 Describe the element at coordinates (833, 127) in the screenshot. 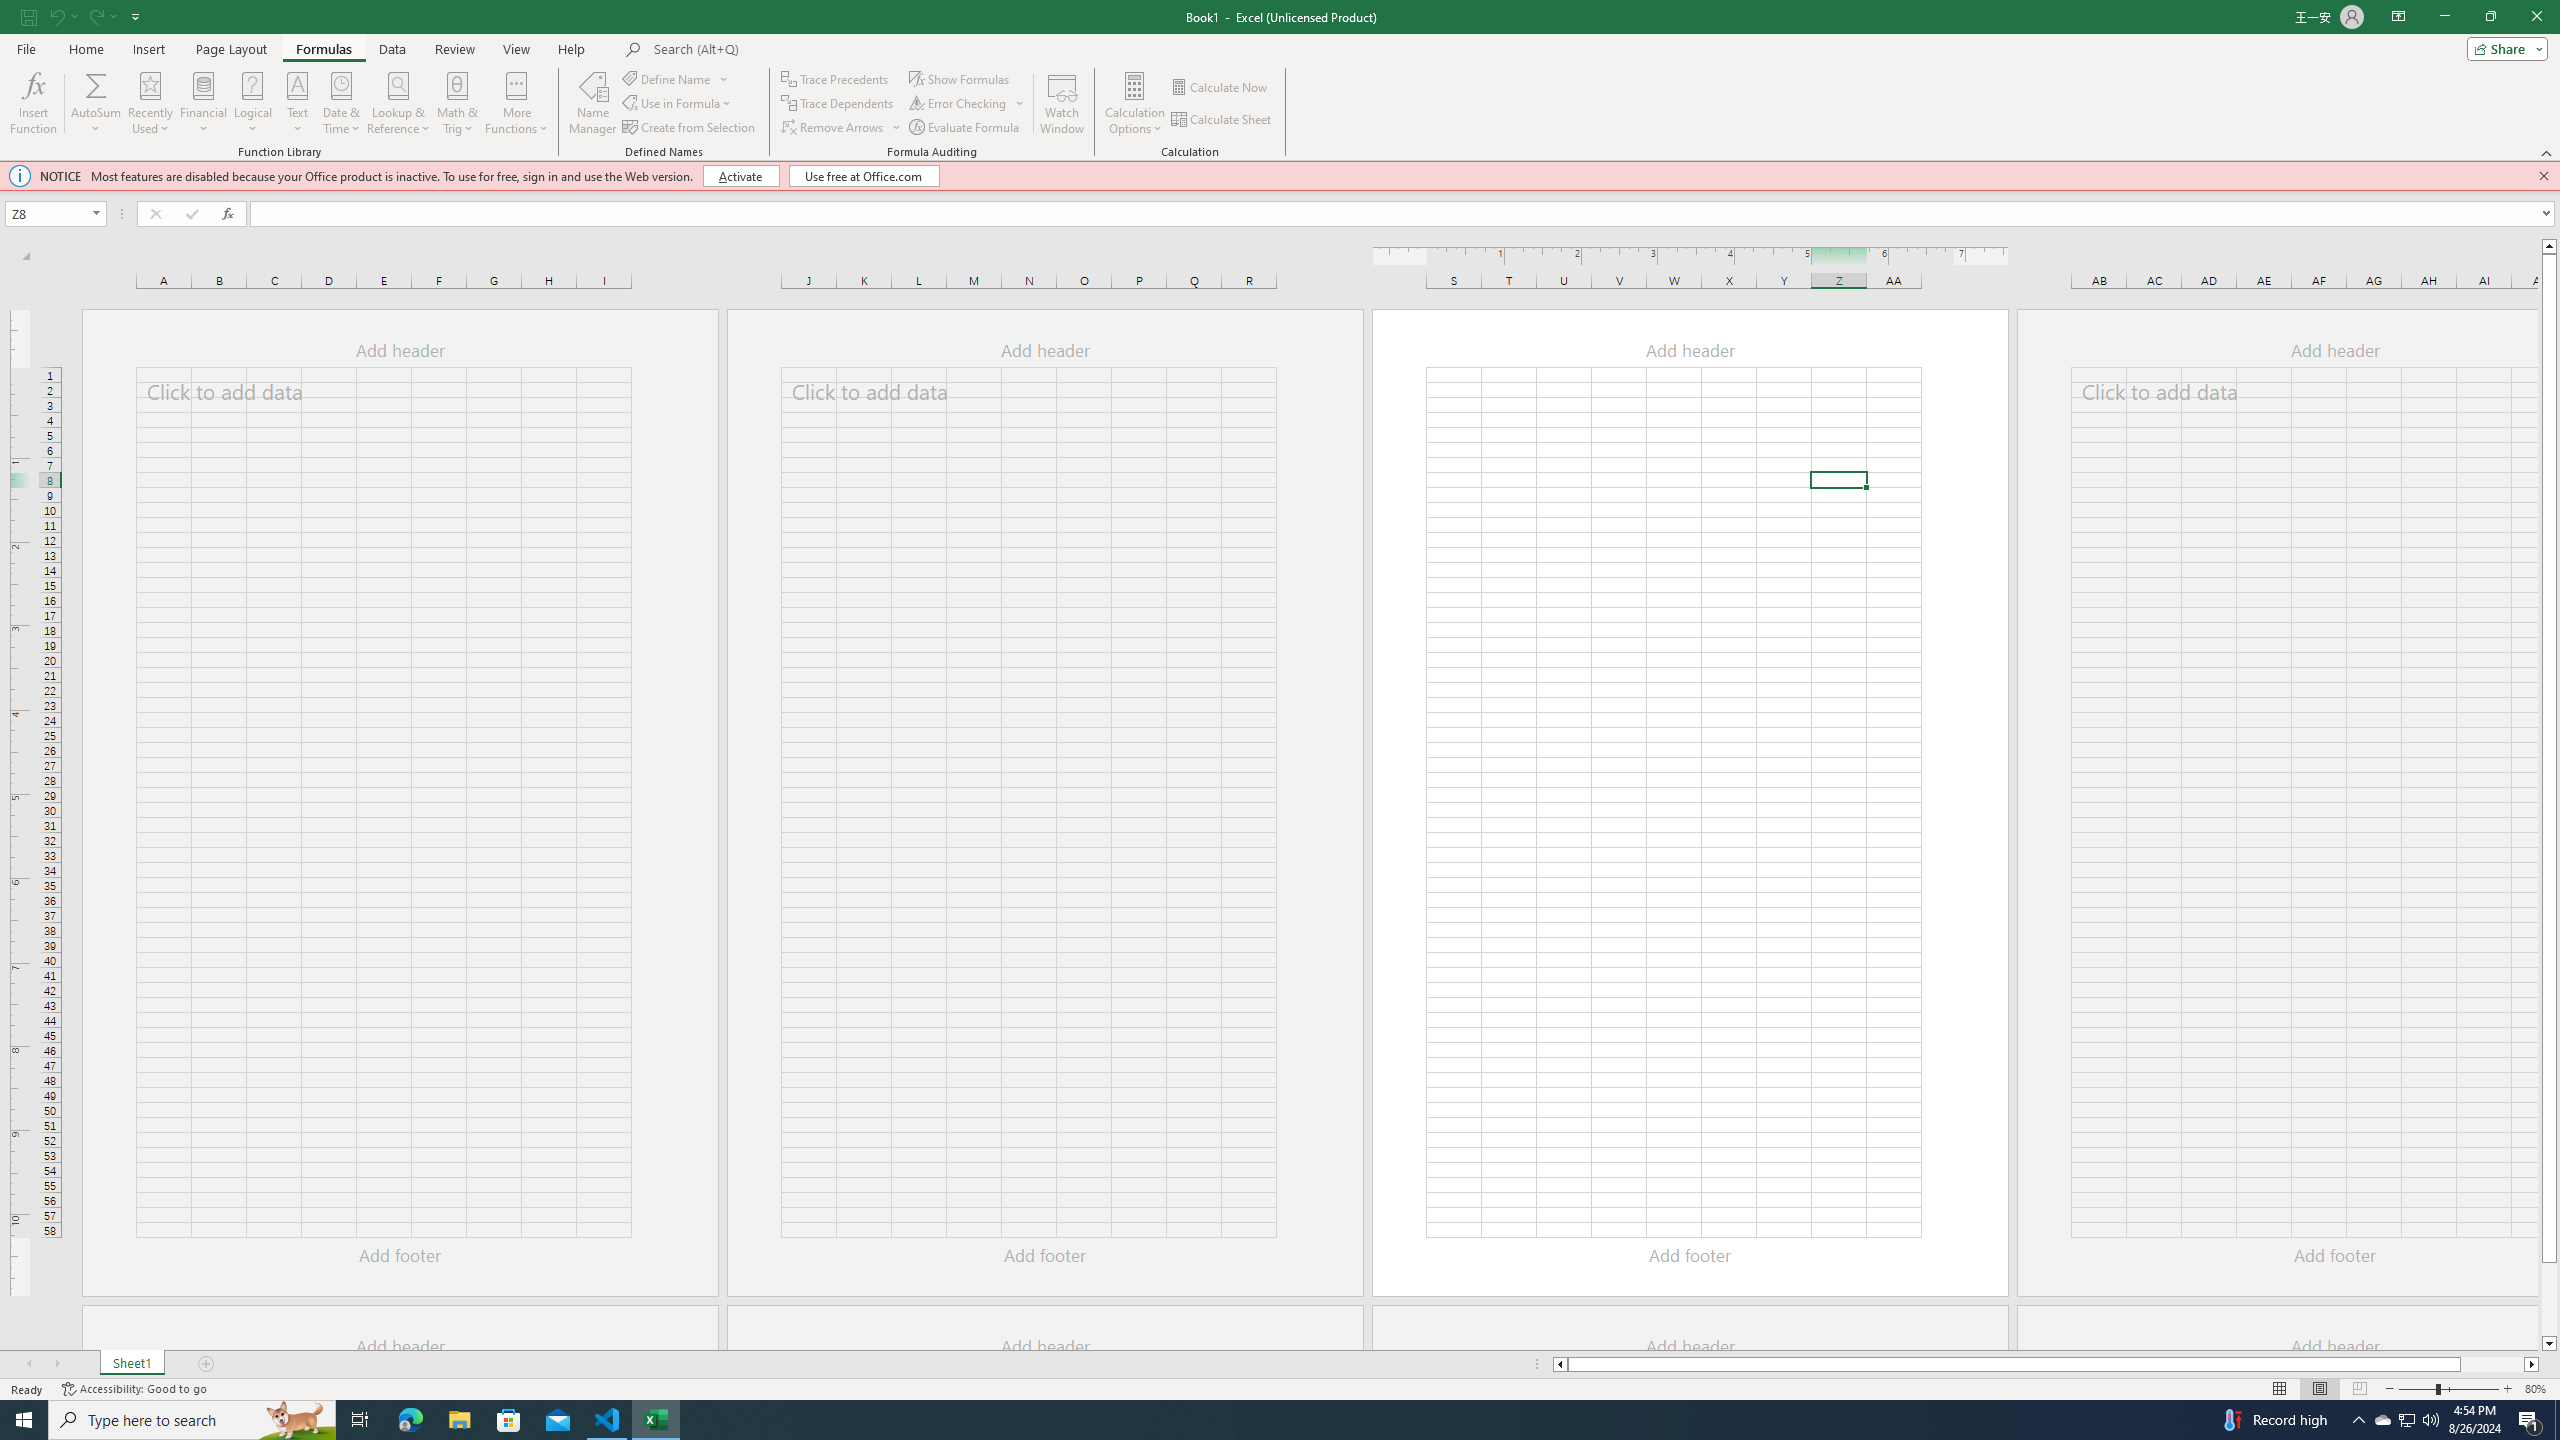

I see `'Remove Arrows'` at that location.